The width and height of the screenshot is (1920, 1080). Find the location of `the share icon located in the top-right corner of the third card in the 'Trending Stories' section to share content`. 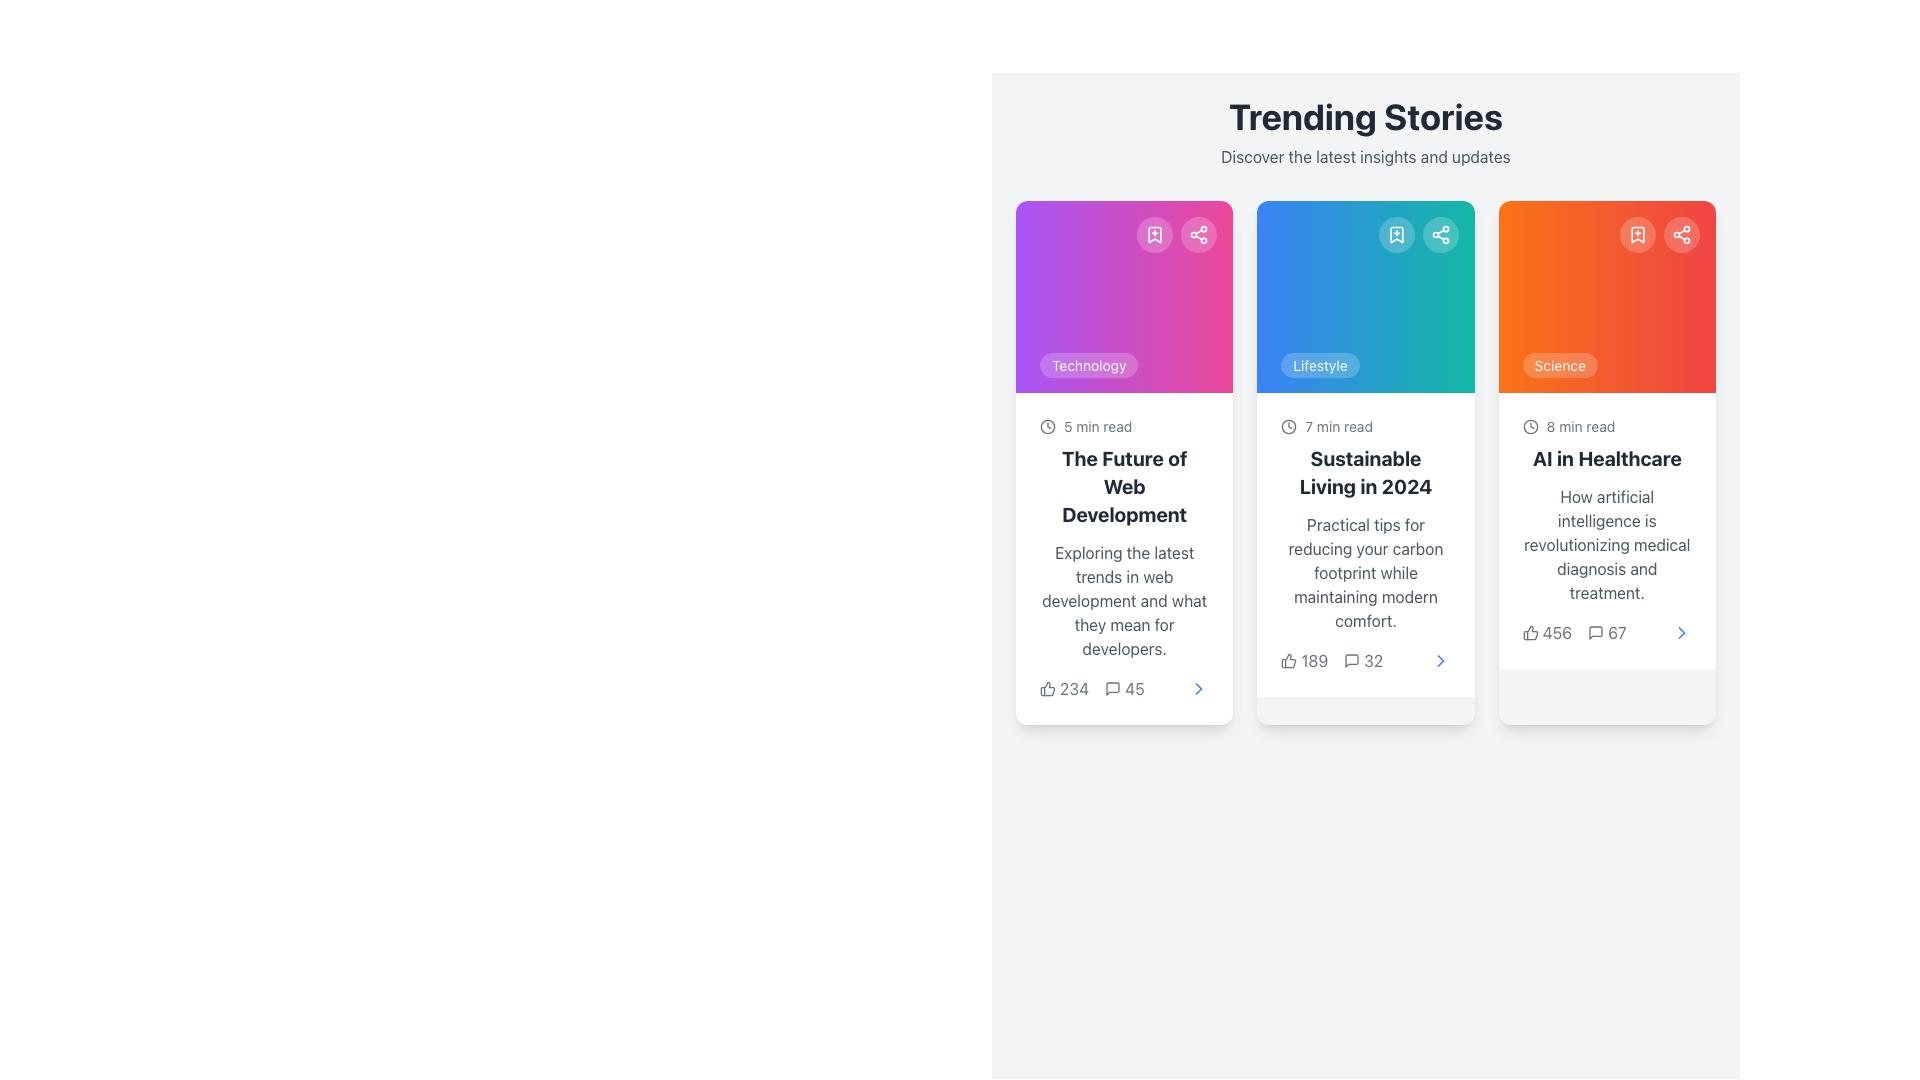

the share icon located in the top-right corner of the third card in the 'Trending Stories' section to share content is located at coordinates (1440, 234).